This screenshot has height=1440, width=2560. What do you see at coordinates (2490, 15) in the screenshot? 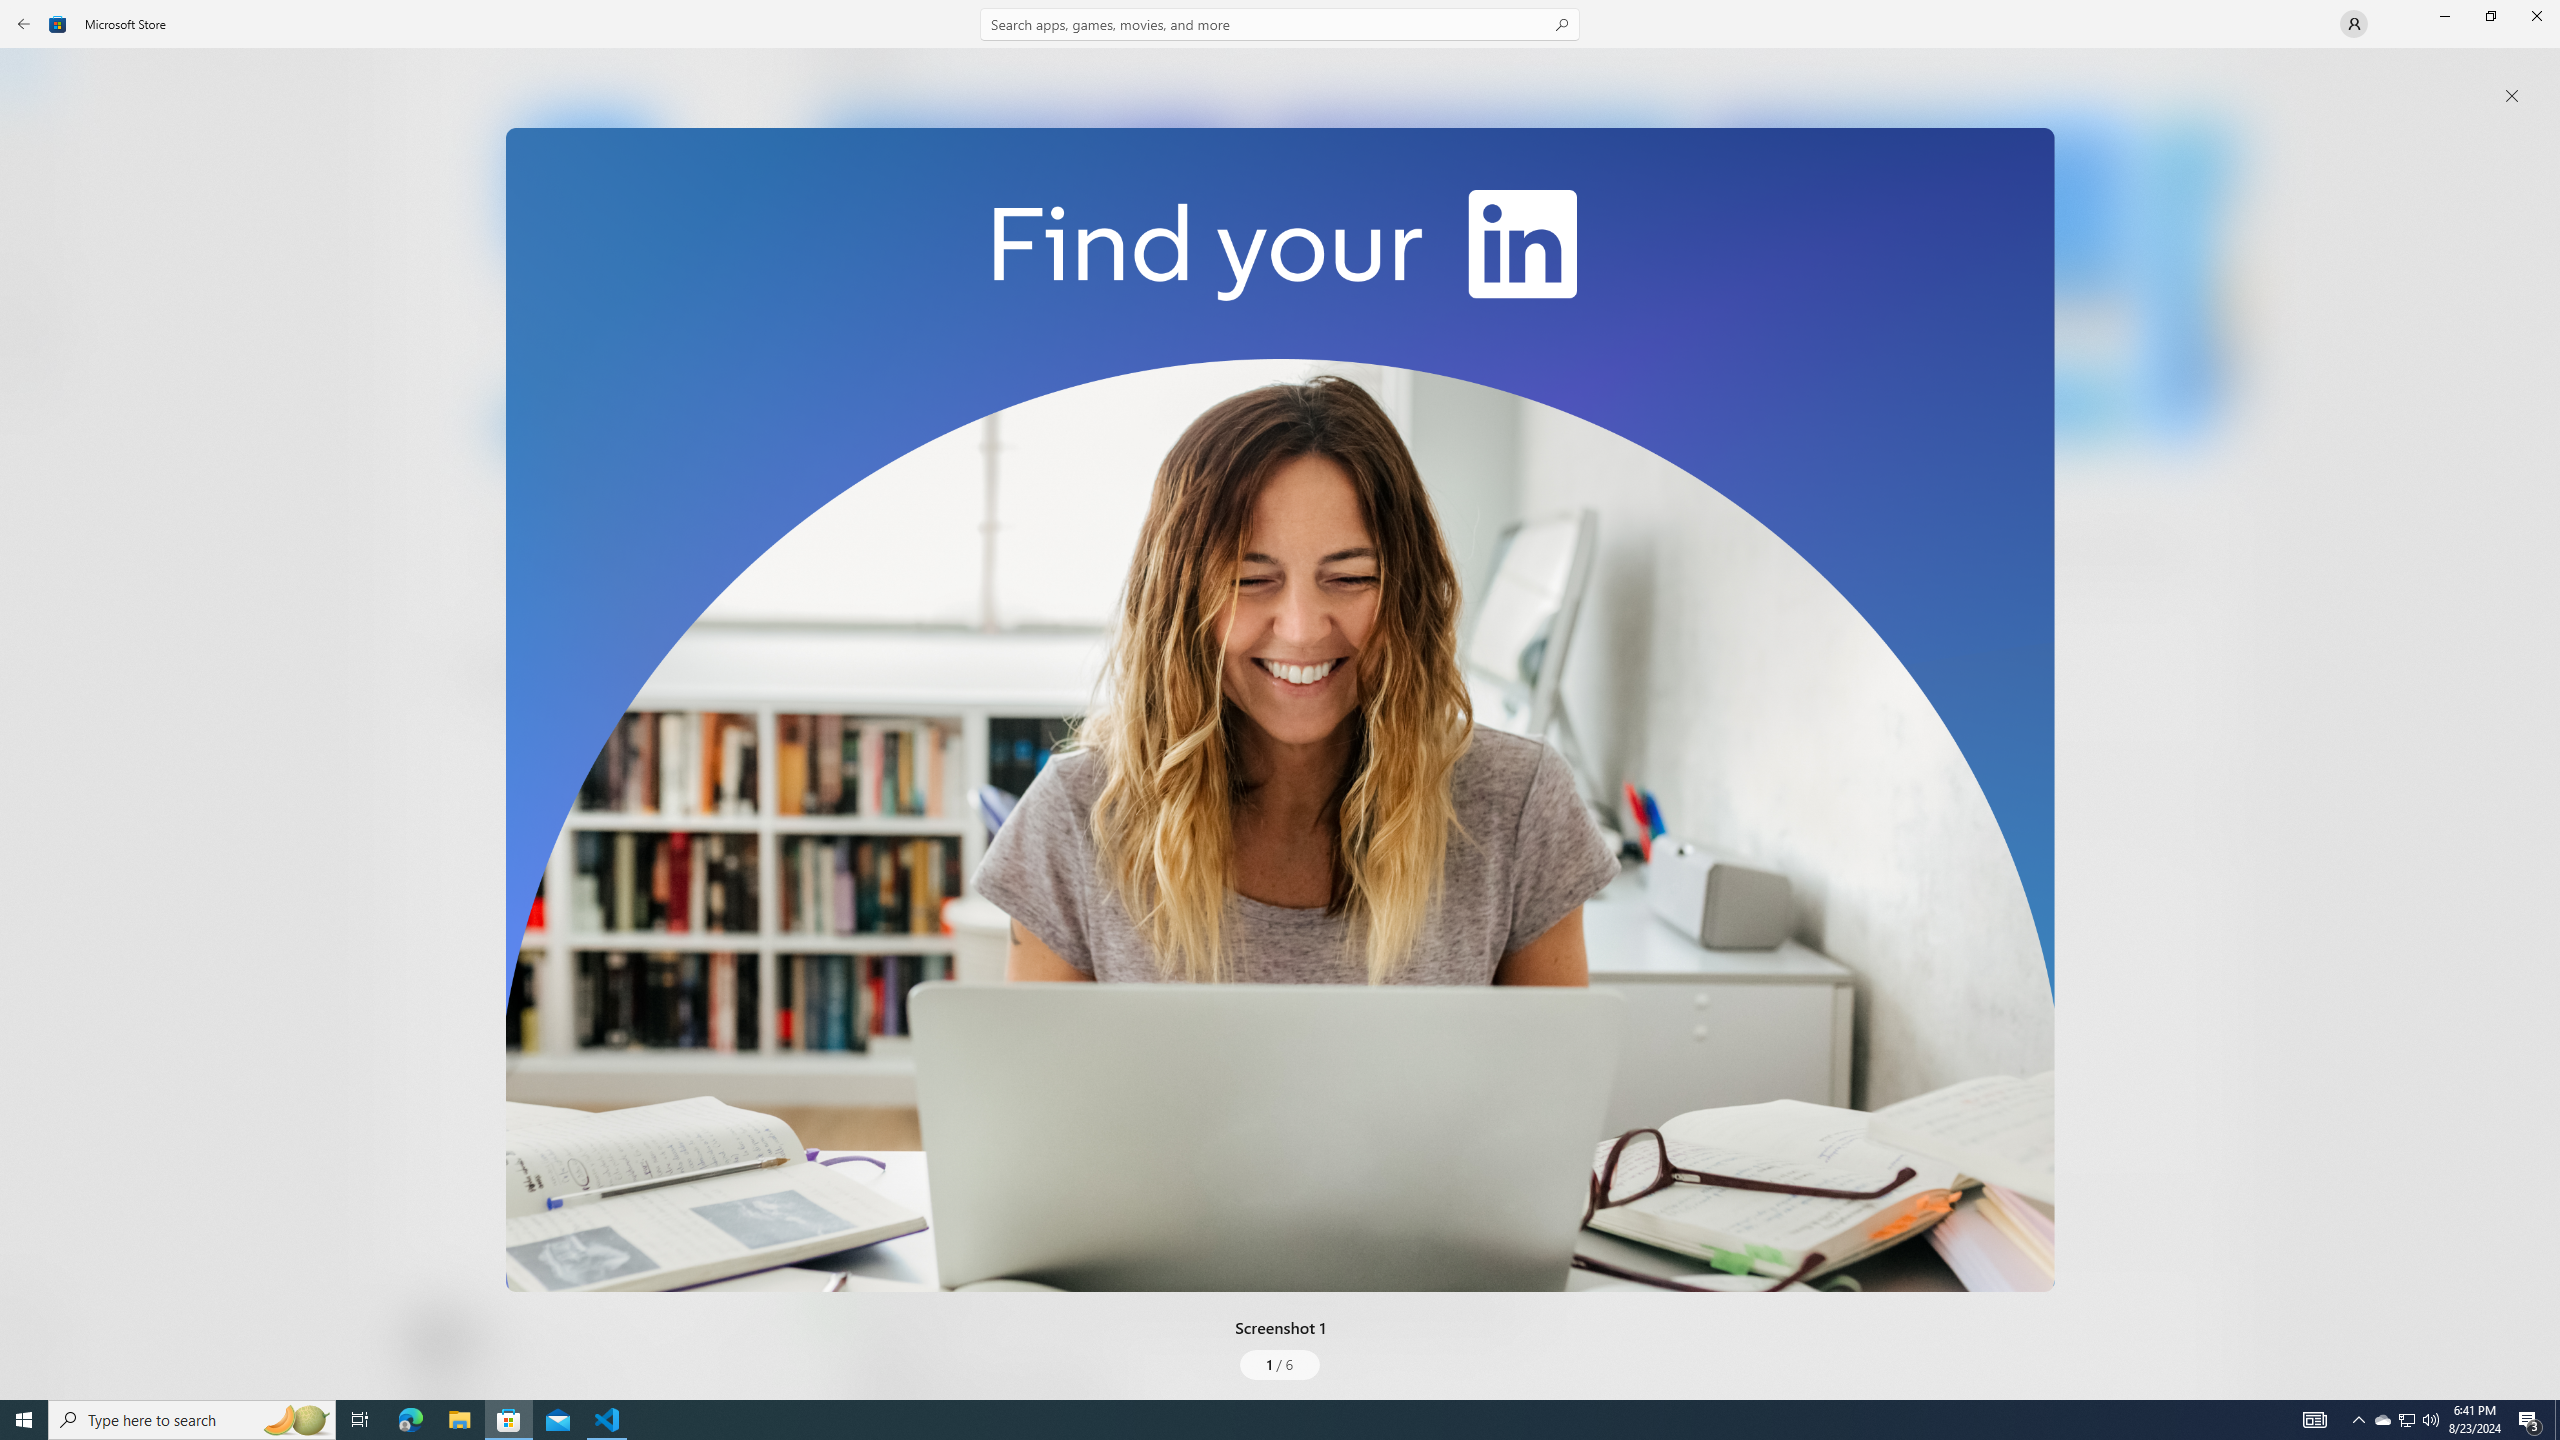
I see `'Restore Microsoft Store'` at bounding box center [2490, 15].